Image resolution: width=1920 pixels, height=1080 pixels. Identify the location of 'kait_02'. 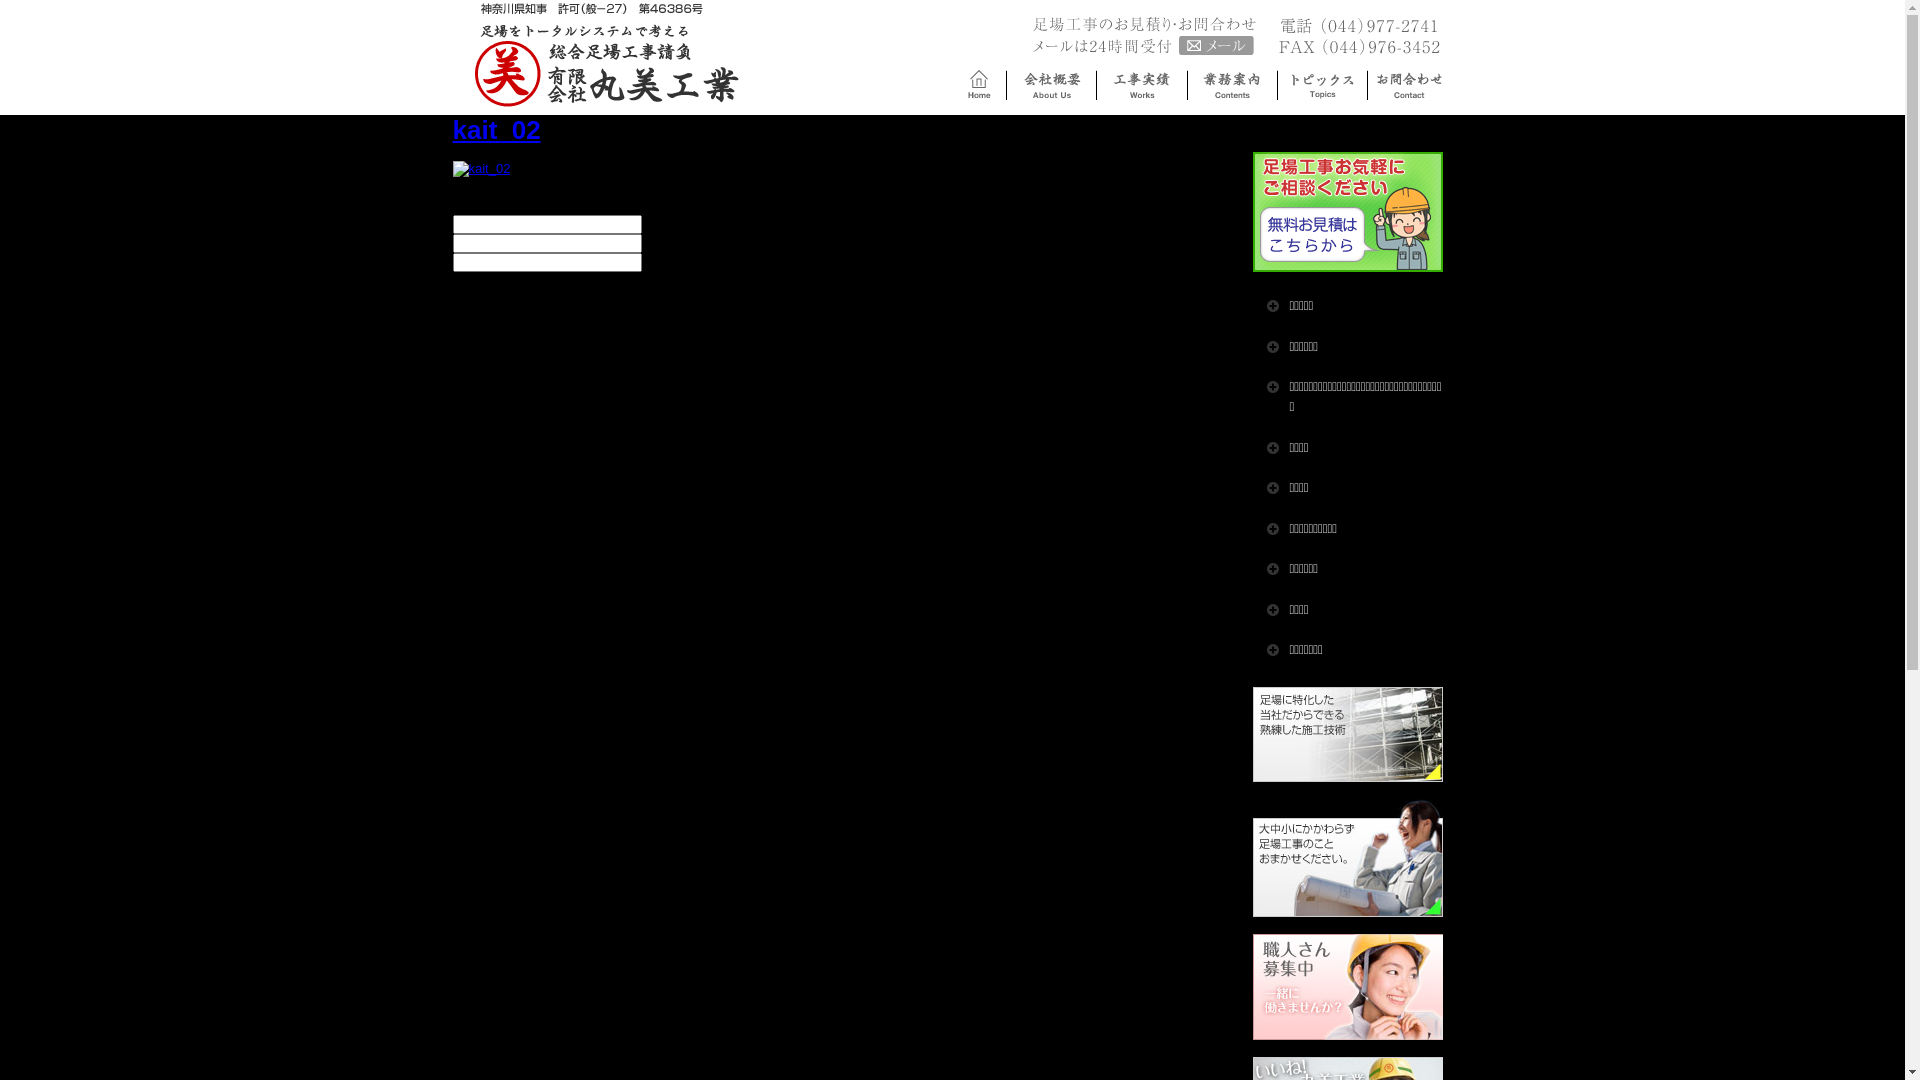
(480, 168).